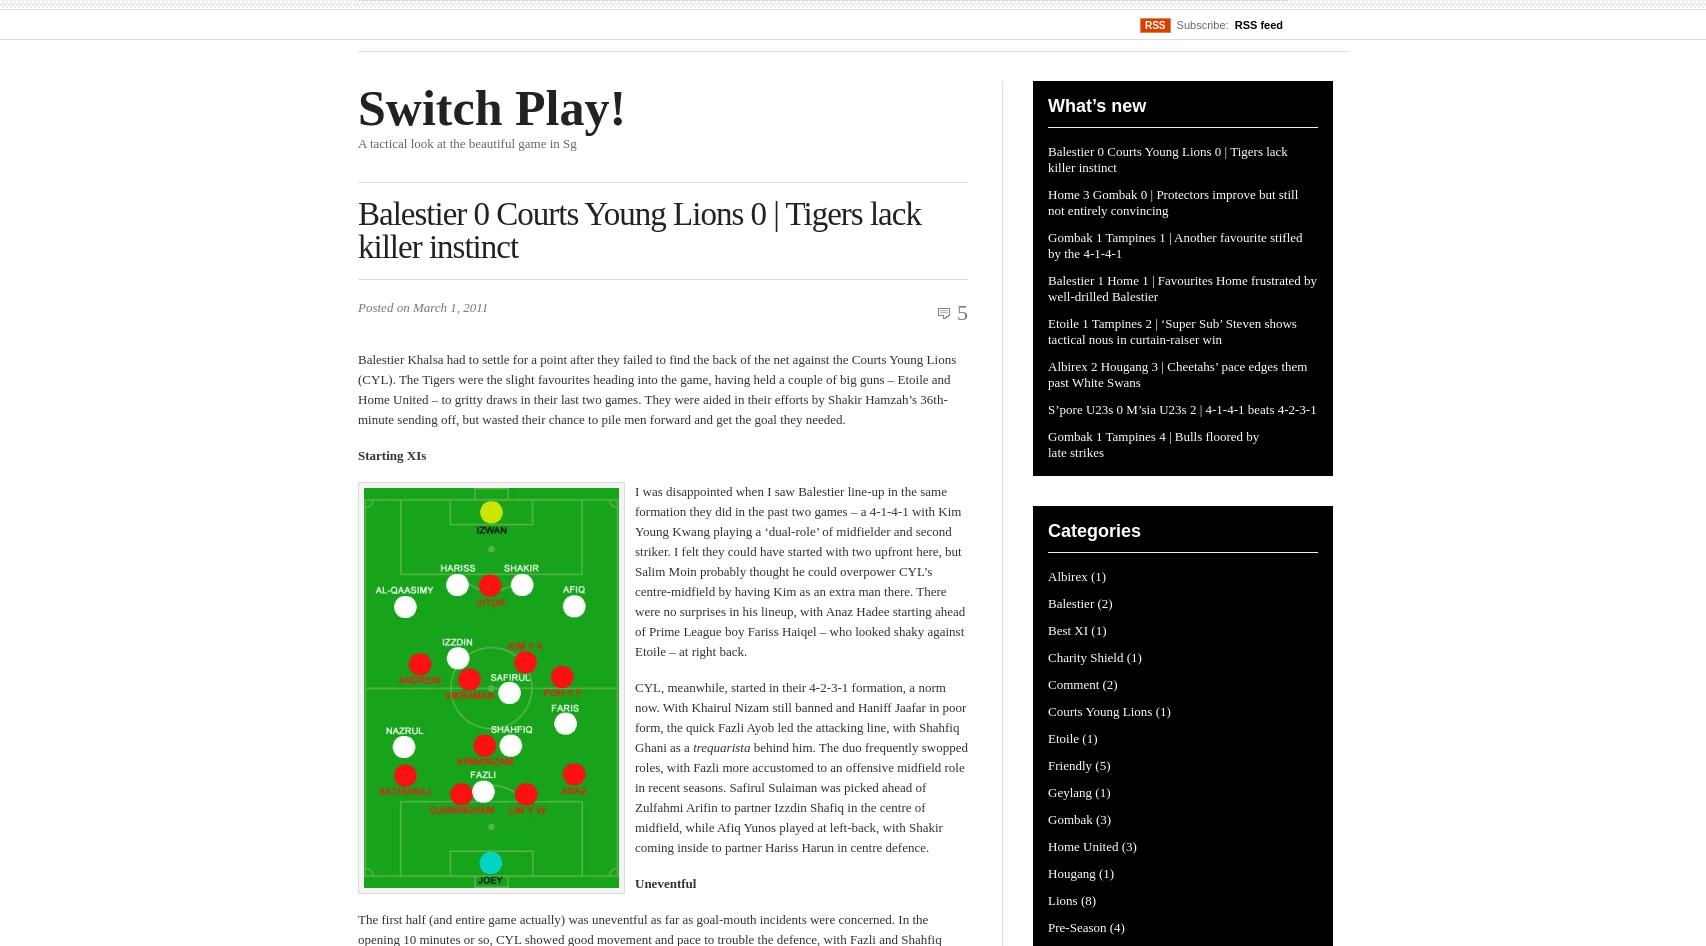 This screenshot has width=1706, height=946. Describe the element at coordinates (1047, 792) in the screenshot. I see `'Geylang'` at that location.